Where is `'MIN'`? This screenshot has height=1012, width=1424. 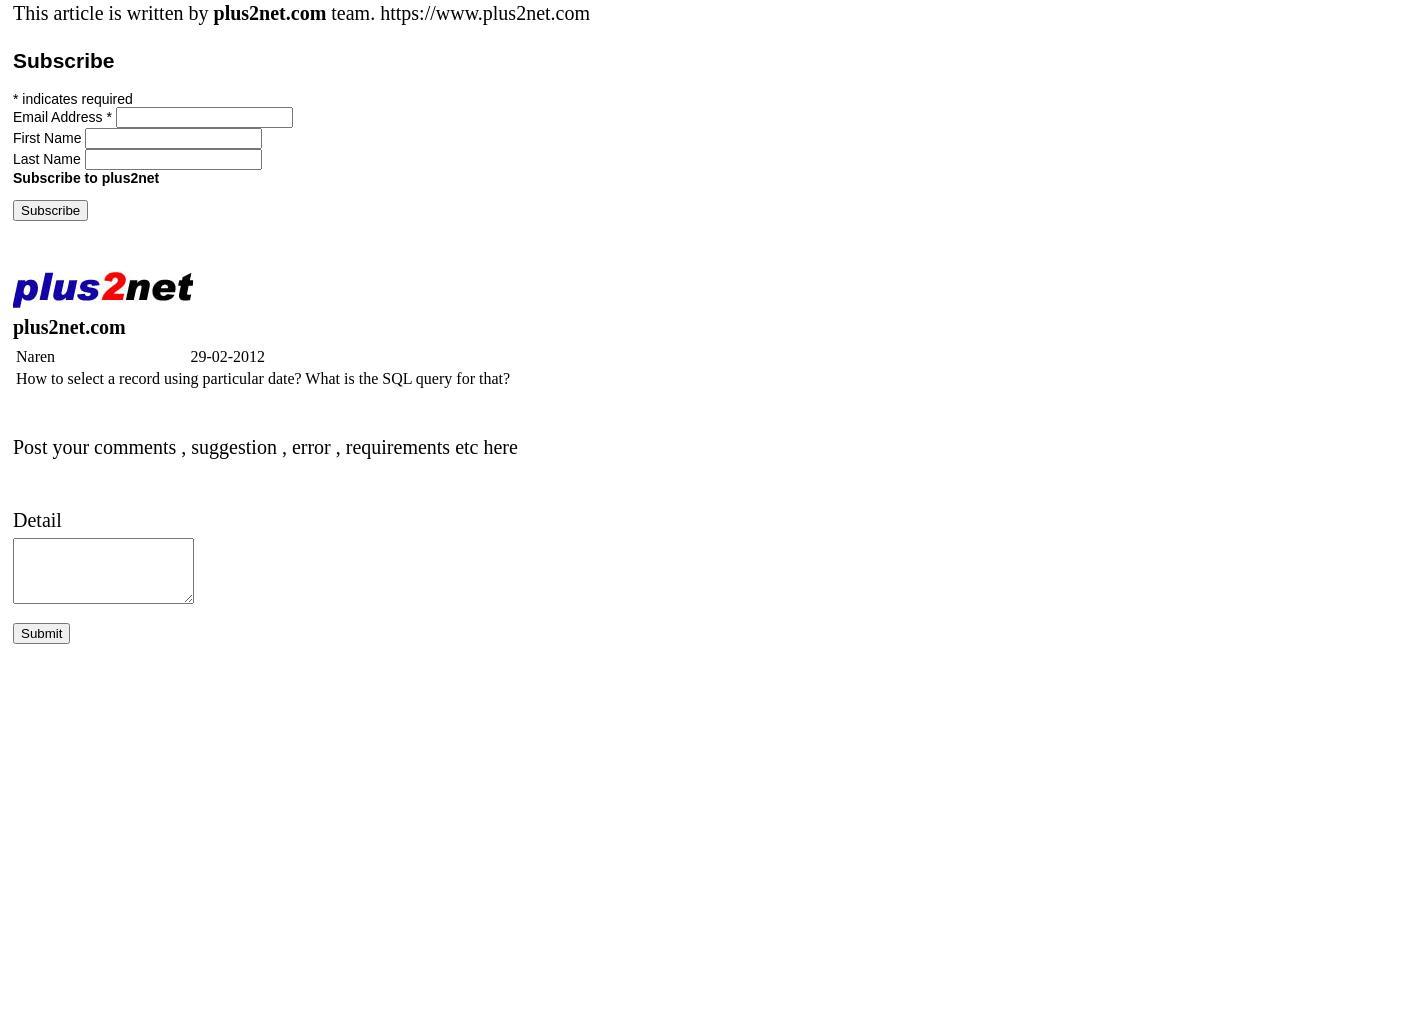 'MIN' is located at coordinates (373, 844).